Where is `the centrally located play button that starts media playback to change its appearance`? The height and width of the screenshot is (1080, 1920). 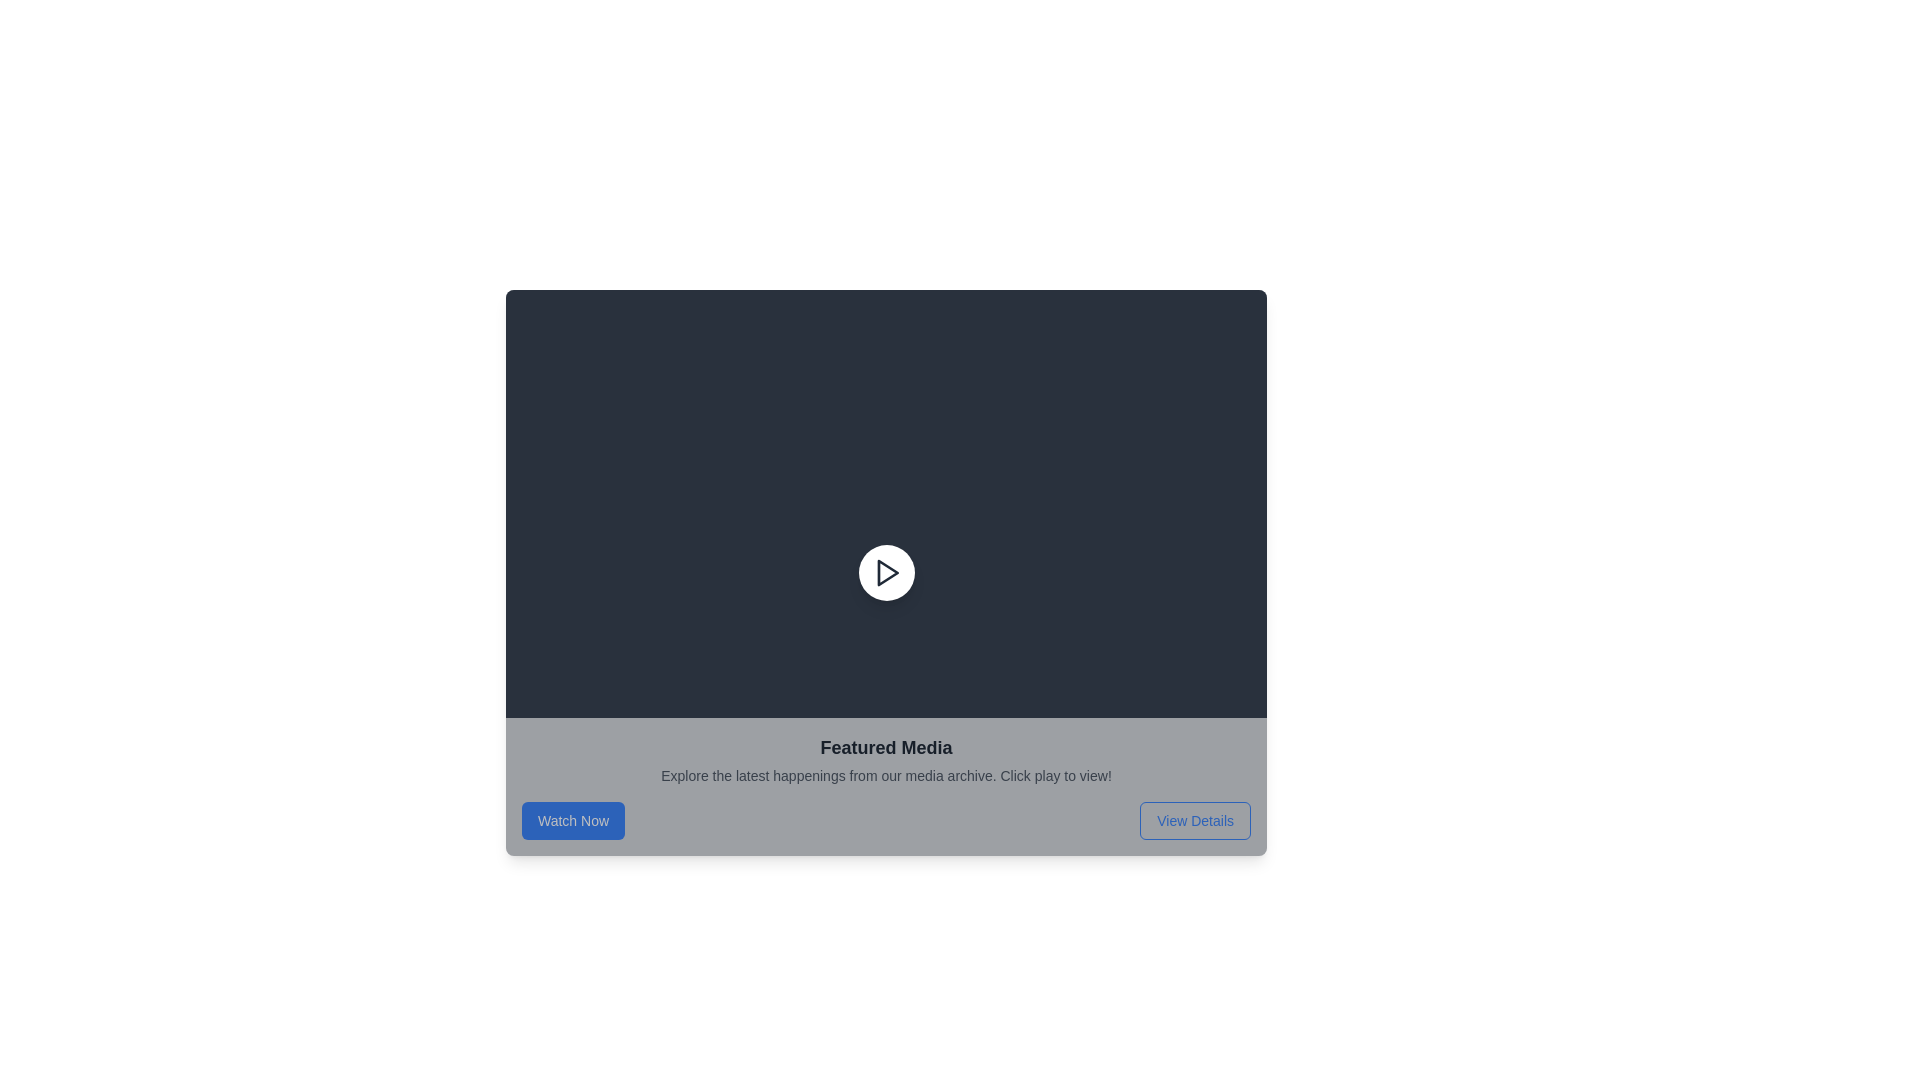 the centrally located play button that starts media playback to change its appearance is located at coordinates (885, 573).